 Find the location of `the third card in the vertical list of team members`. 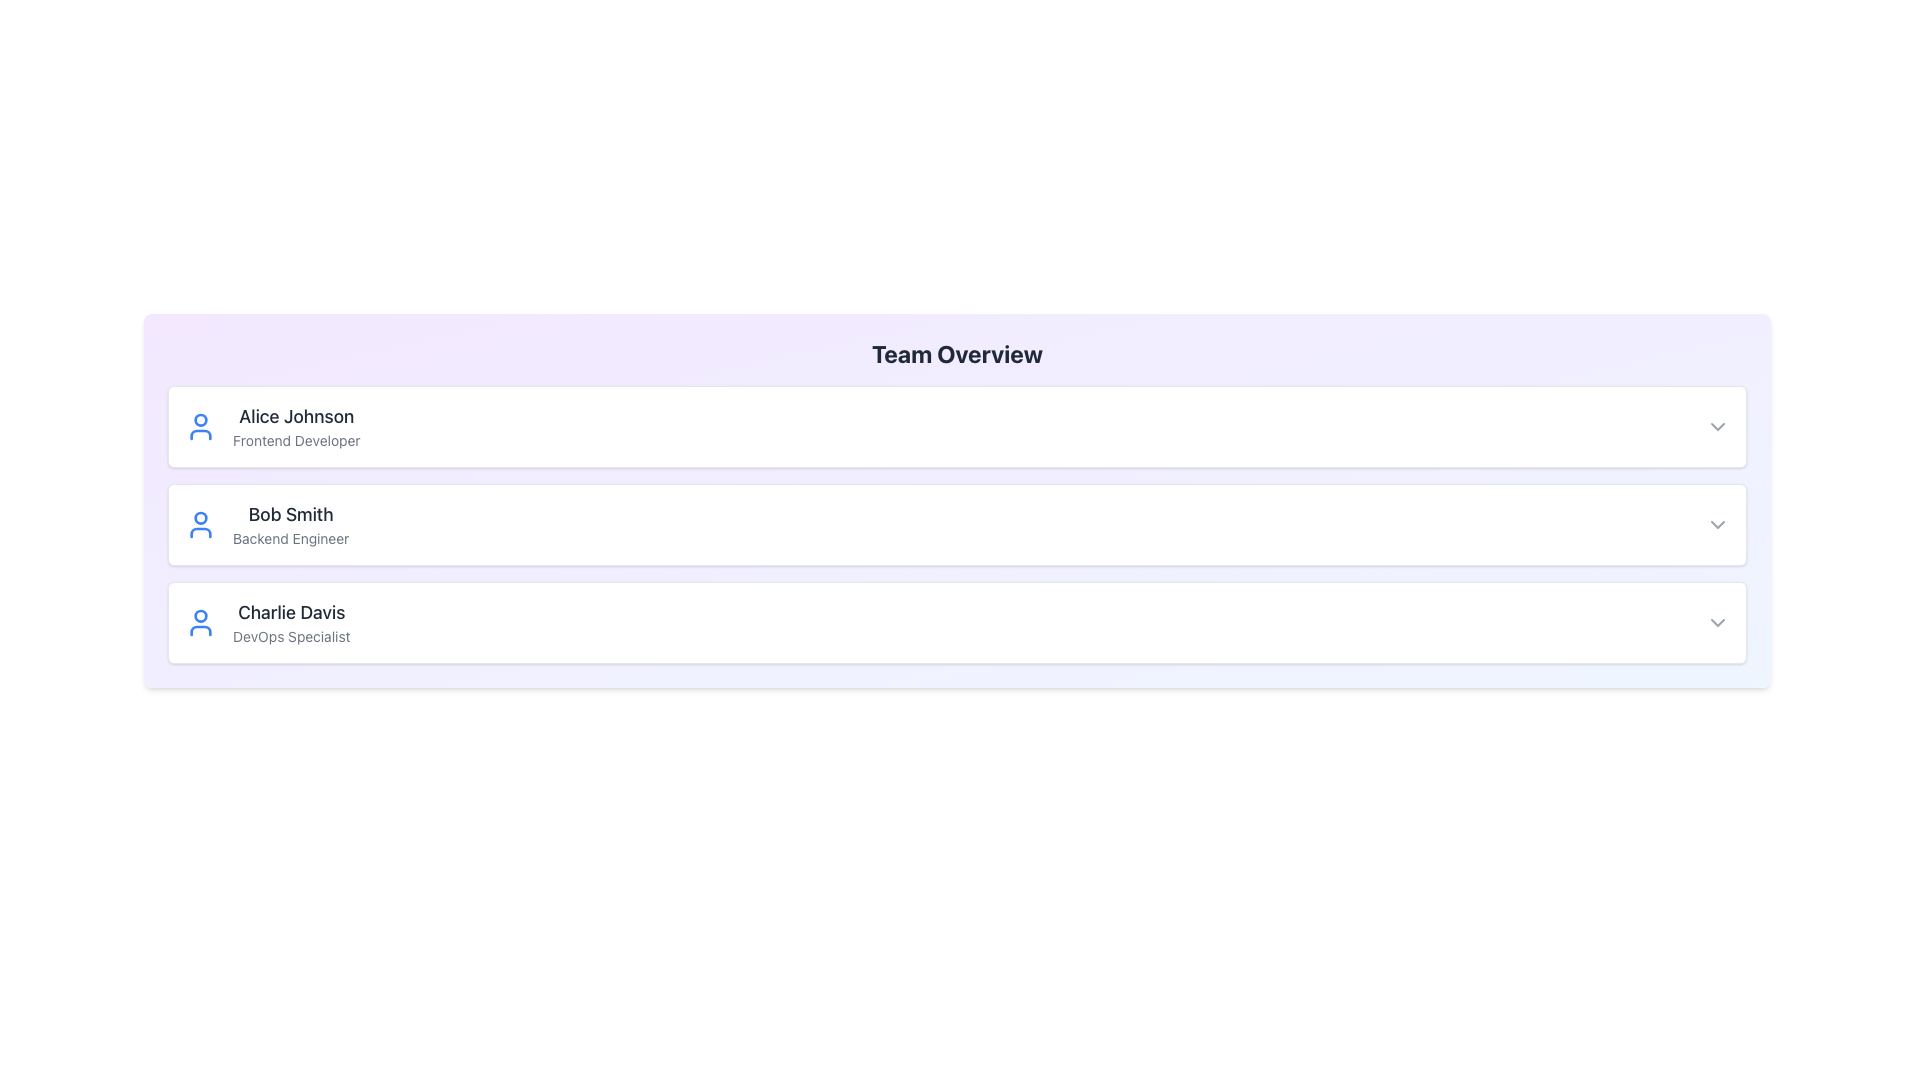

the third card in the vertical list of team members is located at coordinates (956, 622).